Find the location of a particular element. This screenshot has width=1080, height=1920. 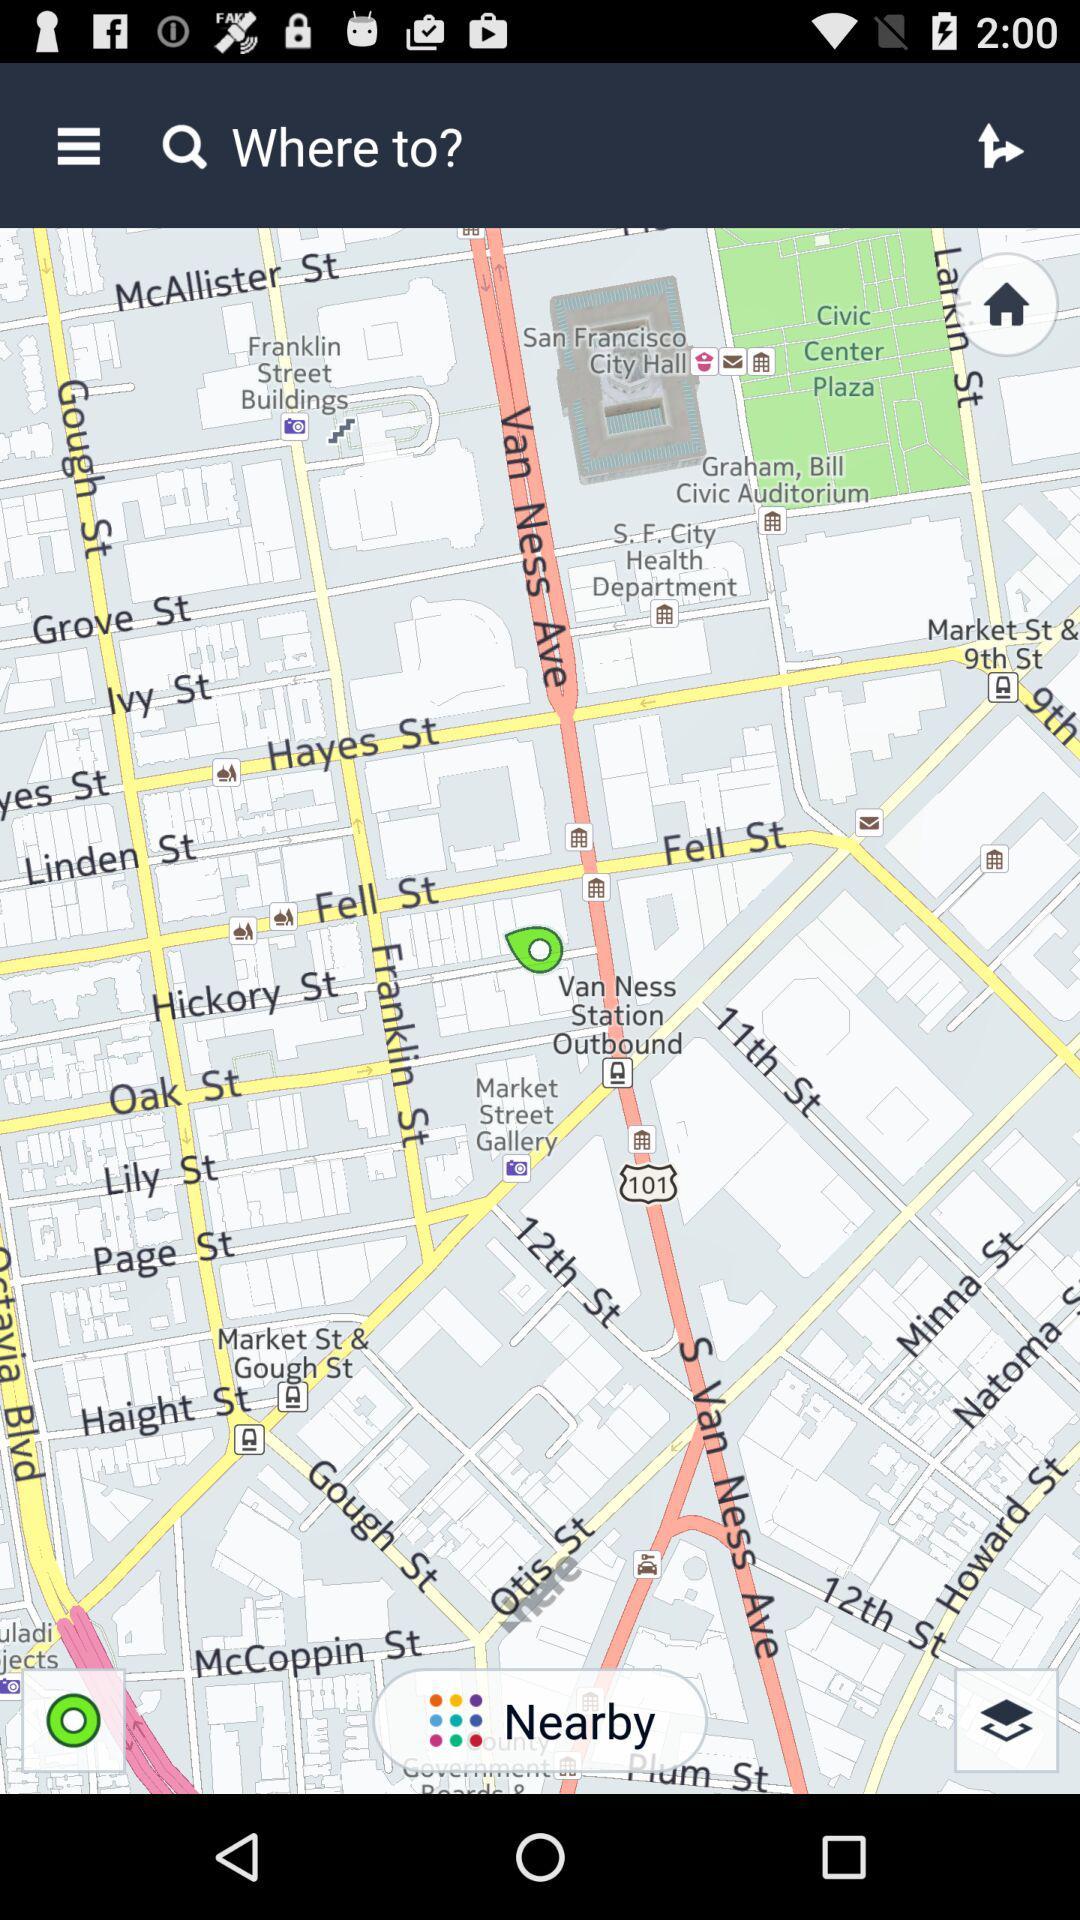

the layers icon is located at coordinates (1006, 1840).